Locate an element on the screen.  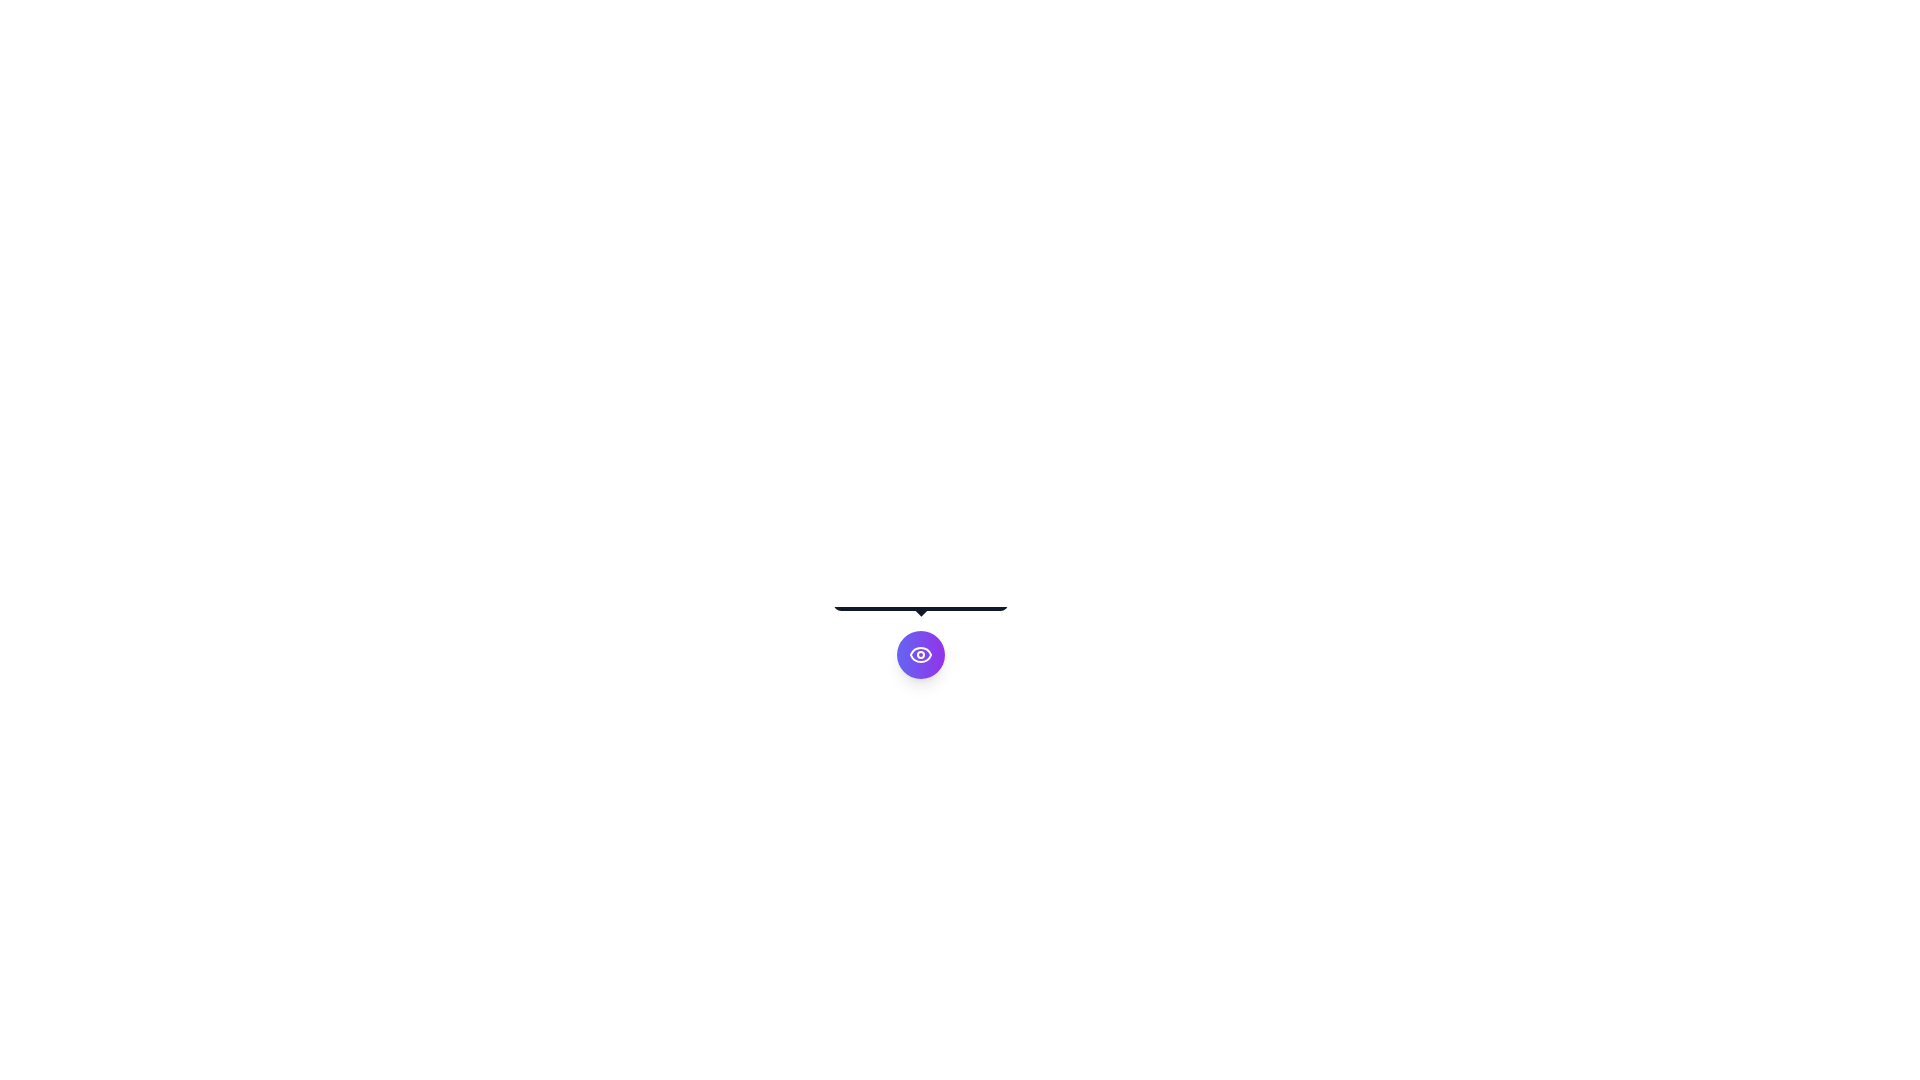
the eye-shaped icon with a circular purple background is located at coordinates (920, 655).